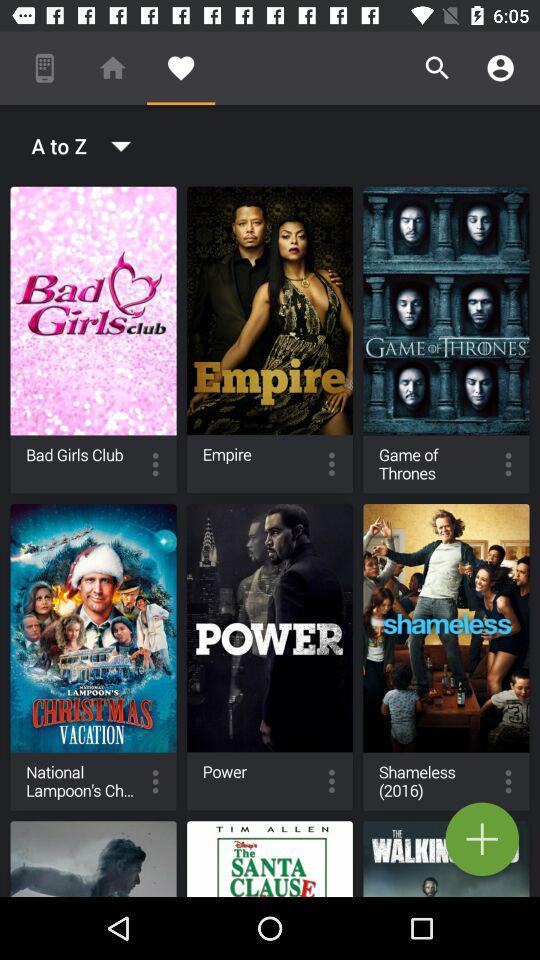 The height and width of the screenshot is (960, 540). What do you see at coordinates (44, 68) in the screenshot?
I see `mobile icon` at bounding box center [44, 68].